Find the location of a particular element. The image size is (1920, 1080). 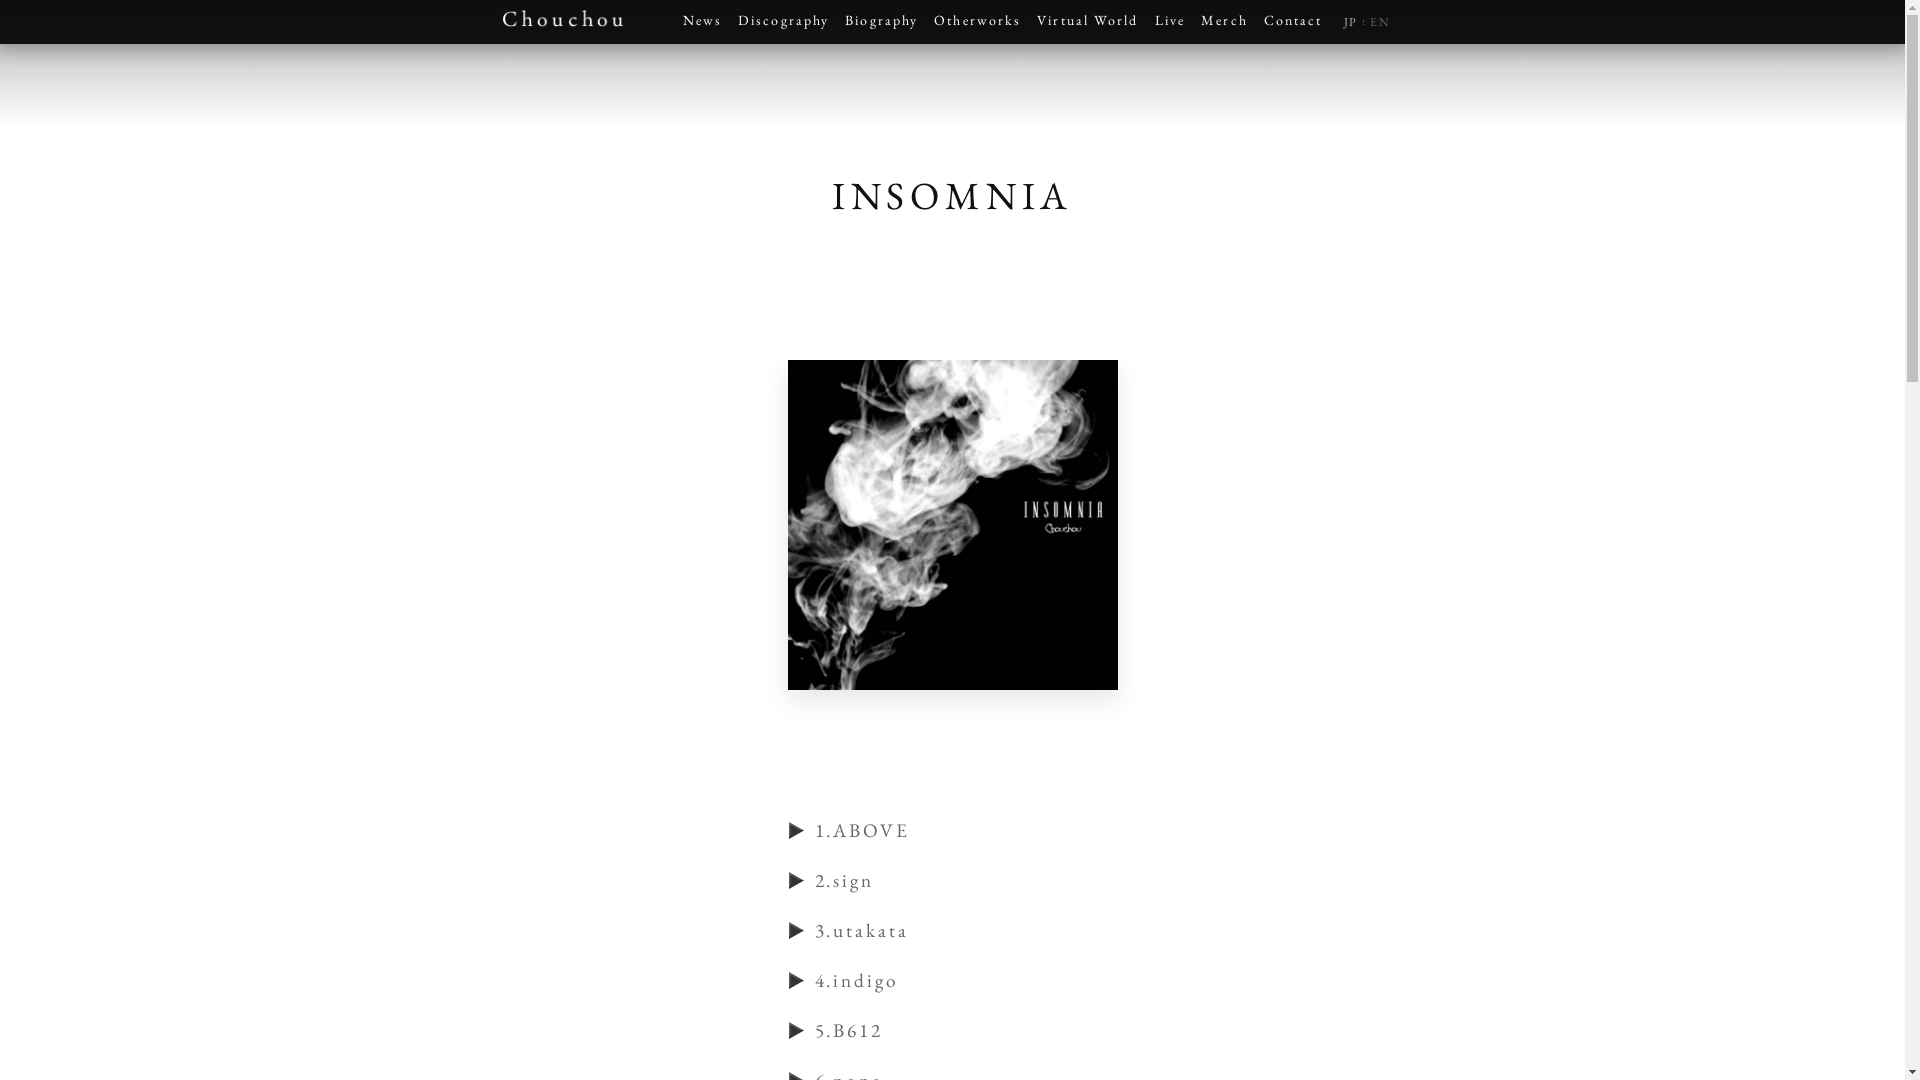

'Merch' is located at coordinates (1200, 21).